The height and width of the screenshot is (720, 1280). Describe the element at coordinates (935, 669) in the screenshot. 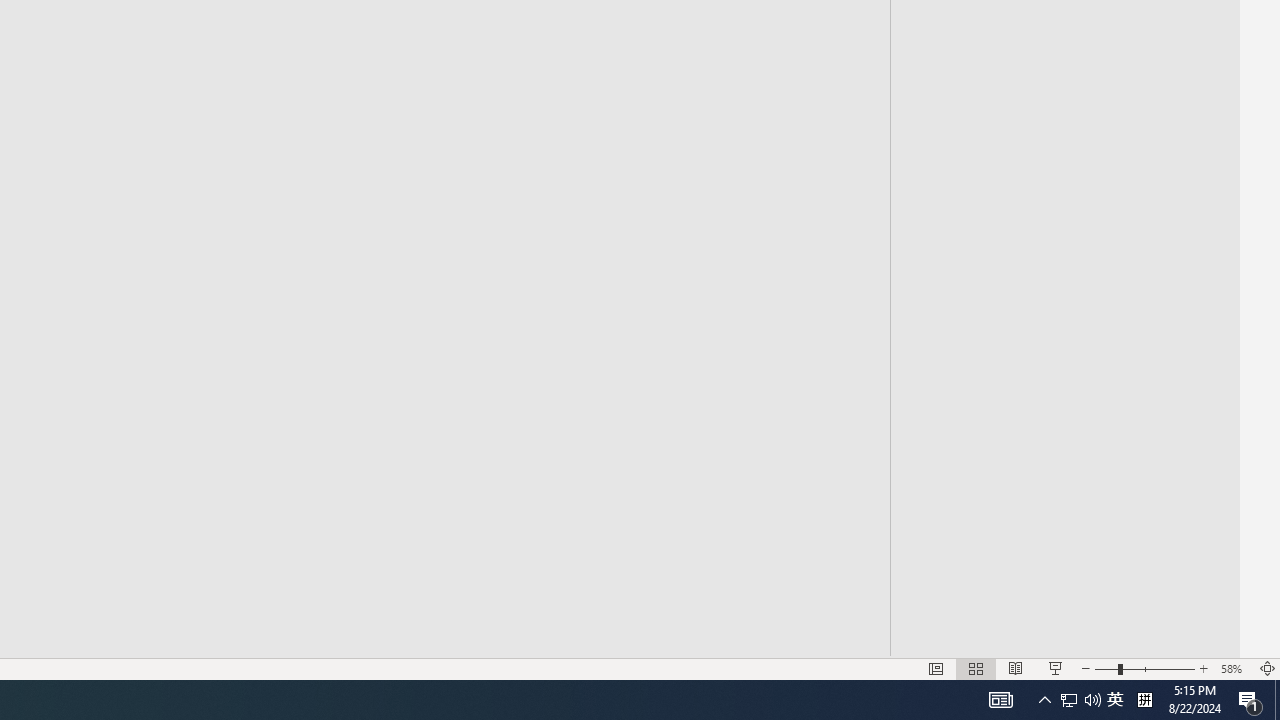

I see `'Normal'` at that location.